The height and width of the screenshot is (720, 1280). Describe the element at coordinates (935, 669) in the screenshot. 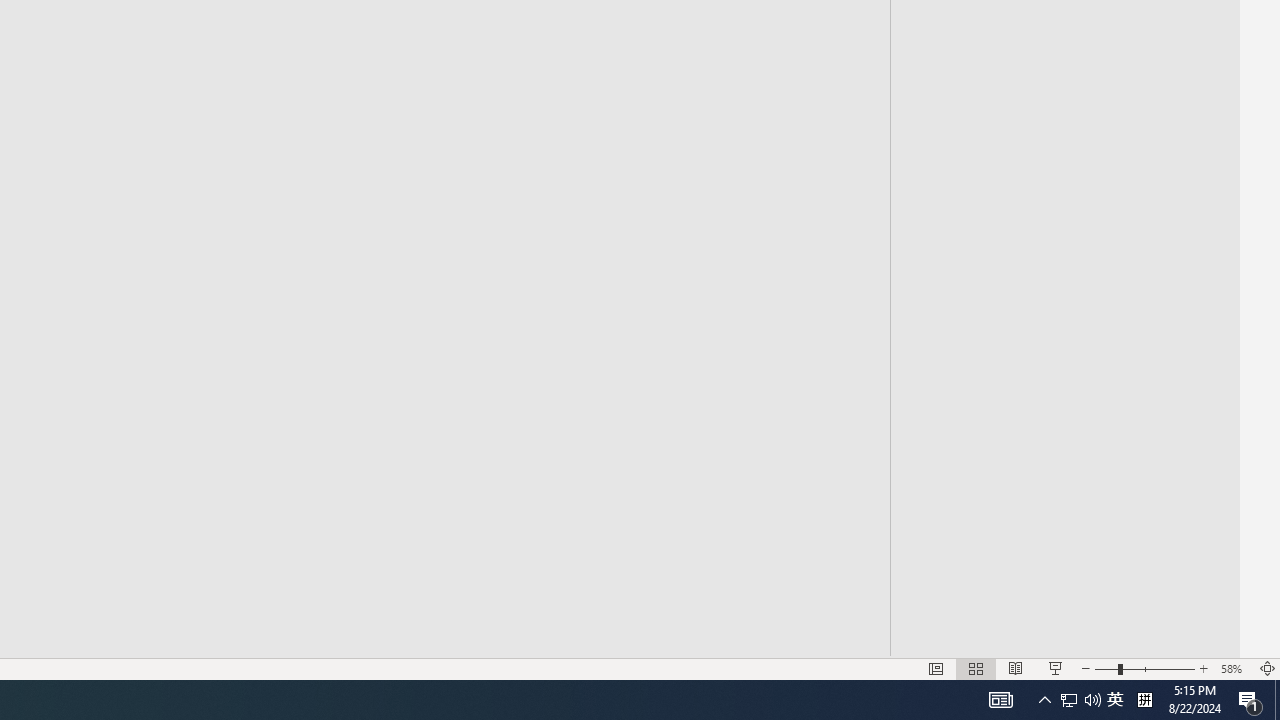

I see `'Normal'` at that location.